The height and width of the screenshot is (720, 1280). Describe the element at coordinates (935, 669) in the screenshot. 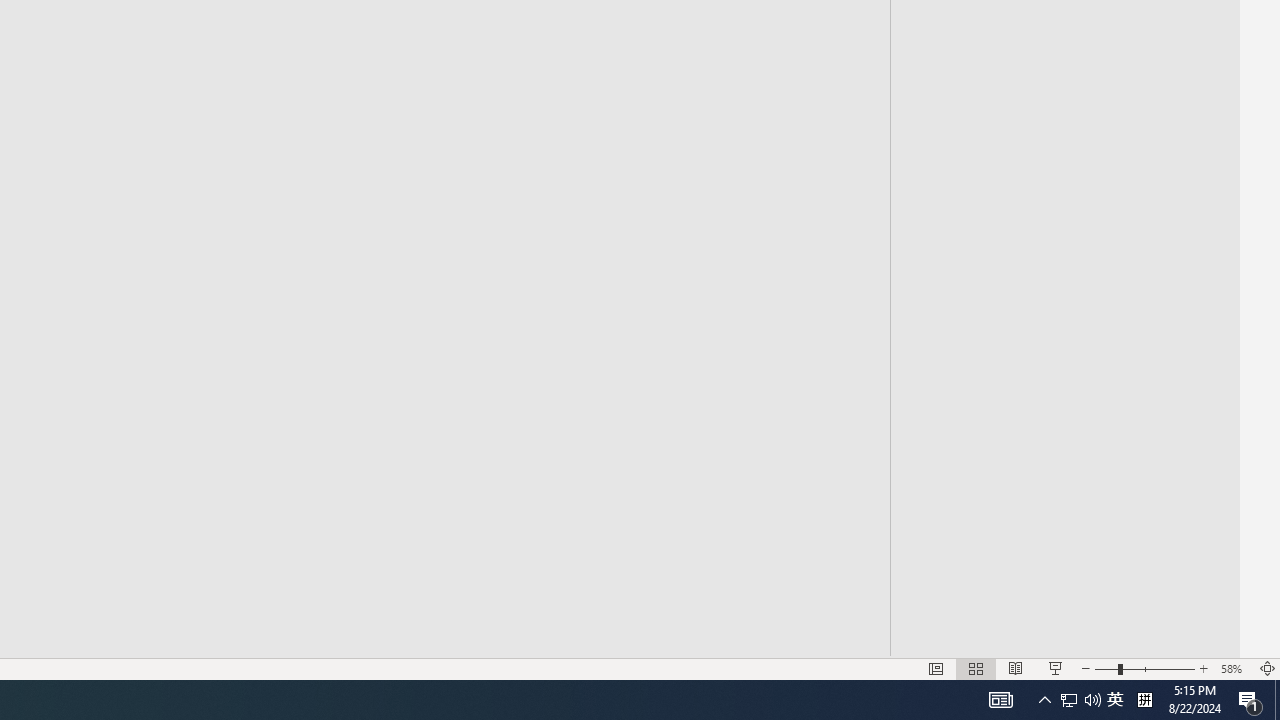

I see `'Normal'` at that location.